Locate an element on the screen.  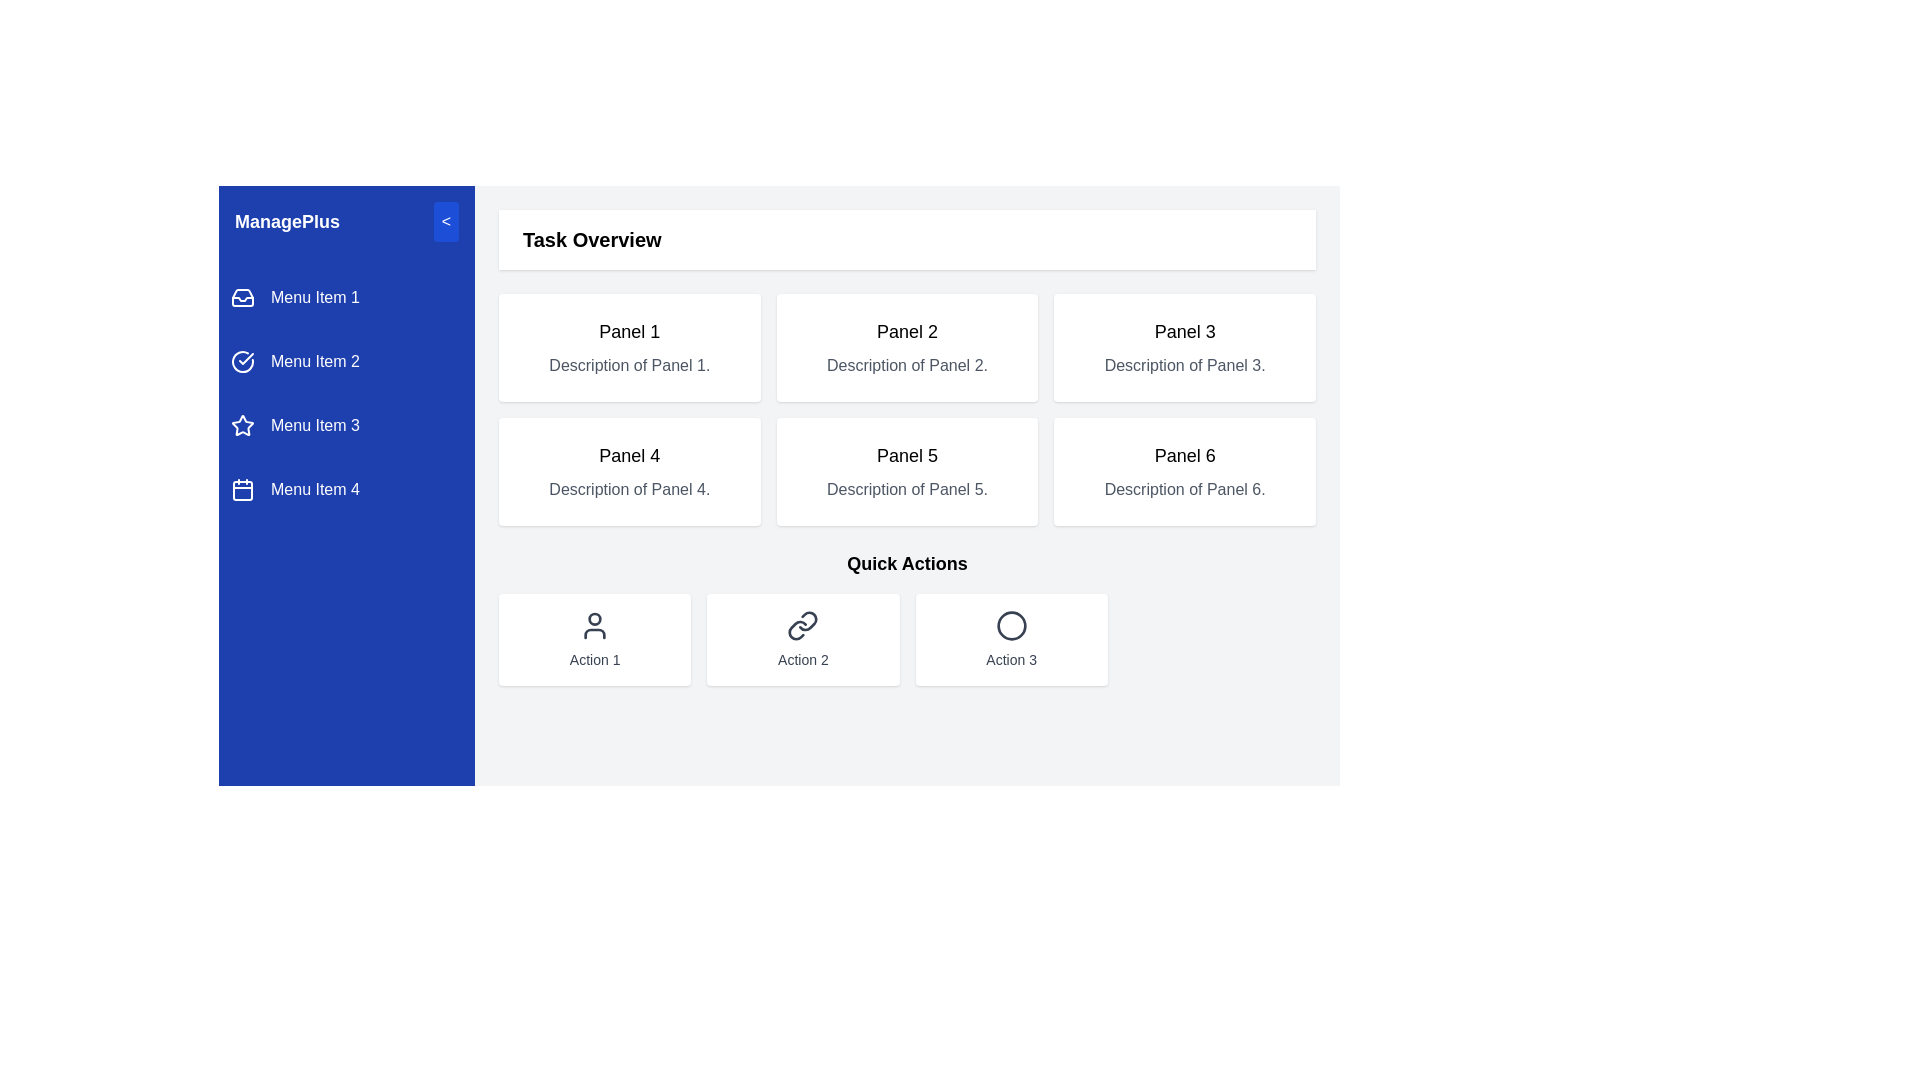
the first card labeled 'Action 1' with a user icon, located in the 'Quick Actions' section below 'Task Overview' is located at coordinates (594, 640).